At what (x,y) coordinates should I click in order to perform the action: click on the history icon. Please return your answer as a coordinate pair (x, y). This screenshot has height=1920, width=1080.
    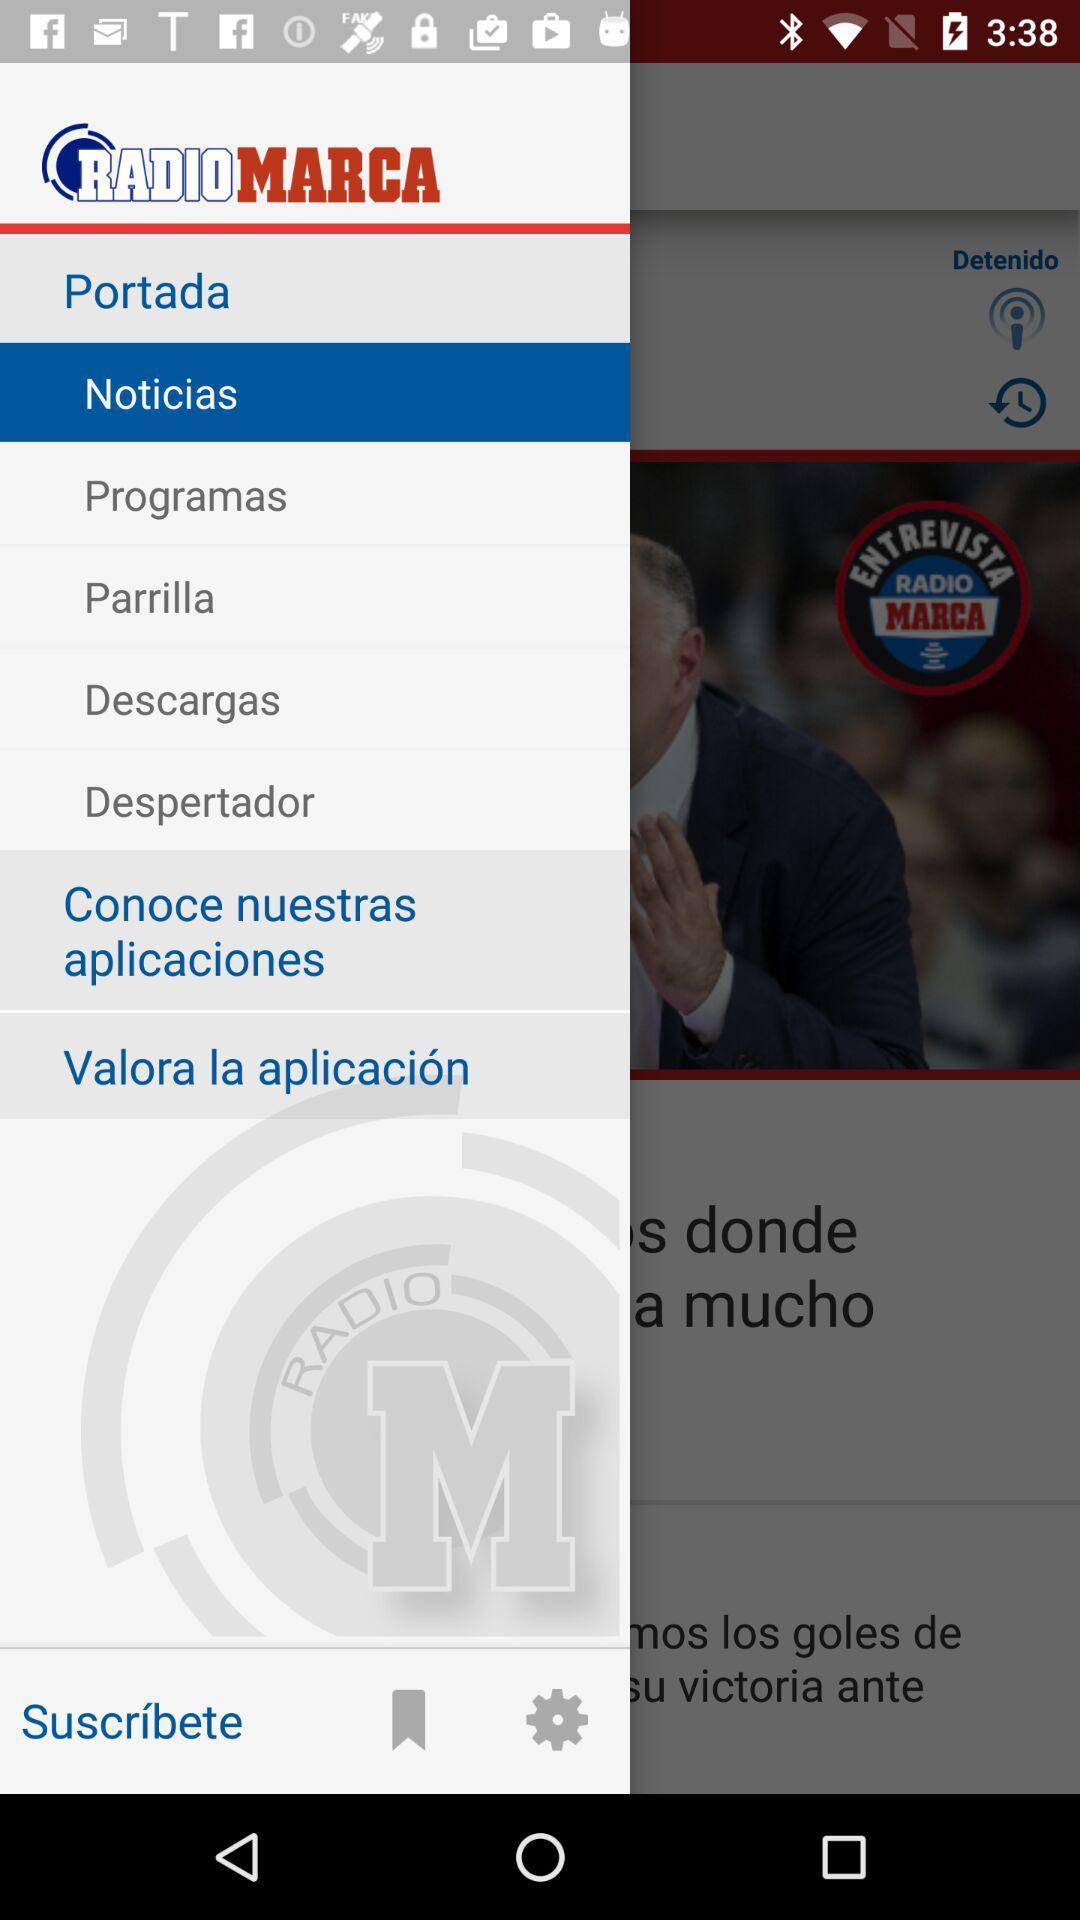
    Looking at the image, I should click on (1017, 401).